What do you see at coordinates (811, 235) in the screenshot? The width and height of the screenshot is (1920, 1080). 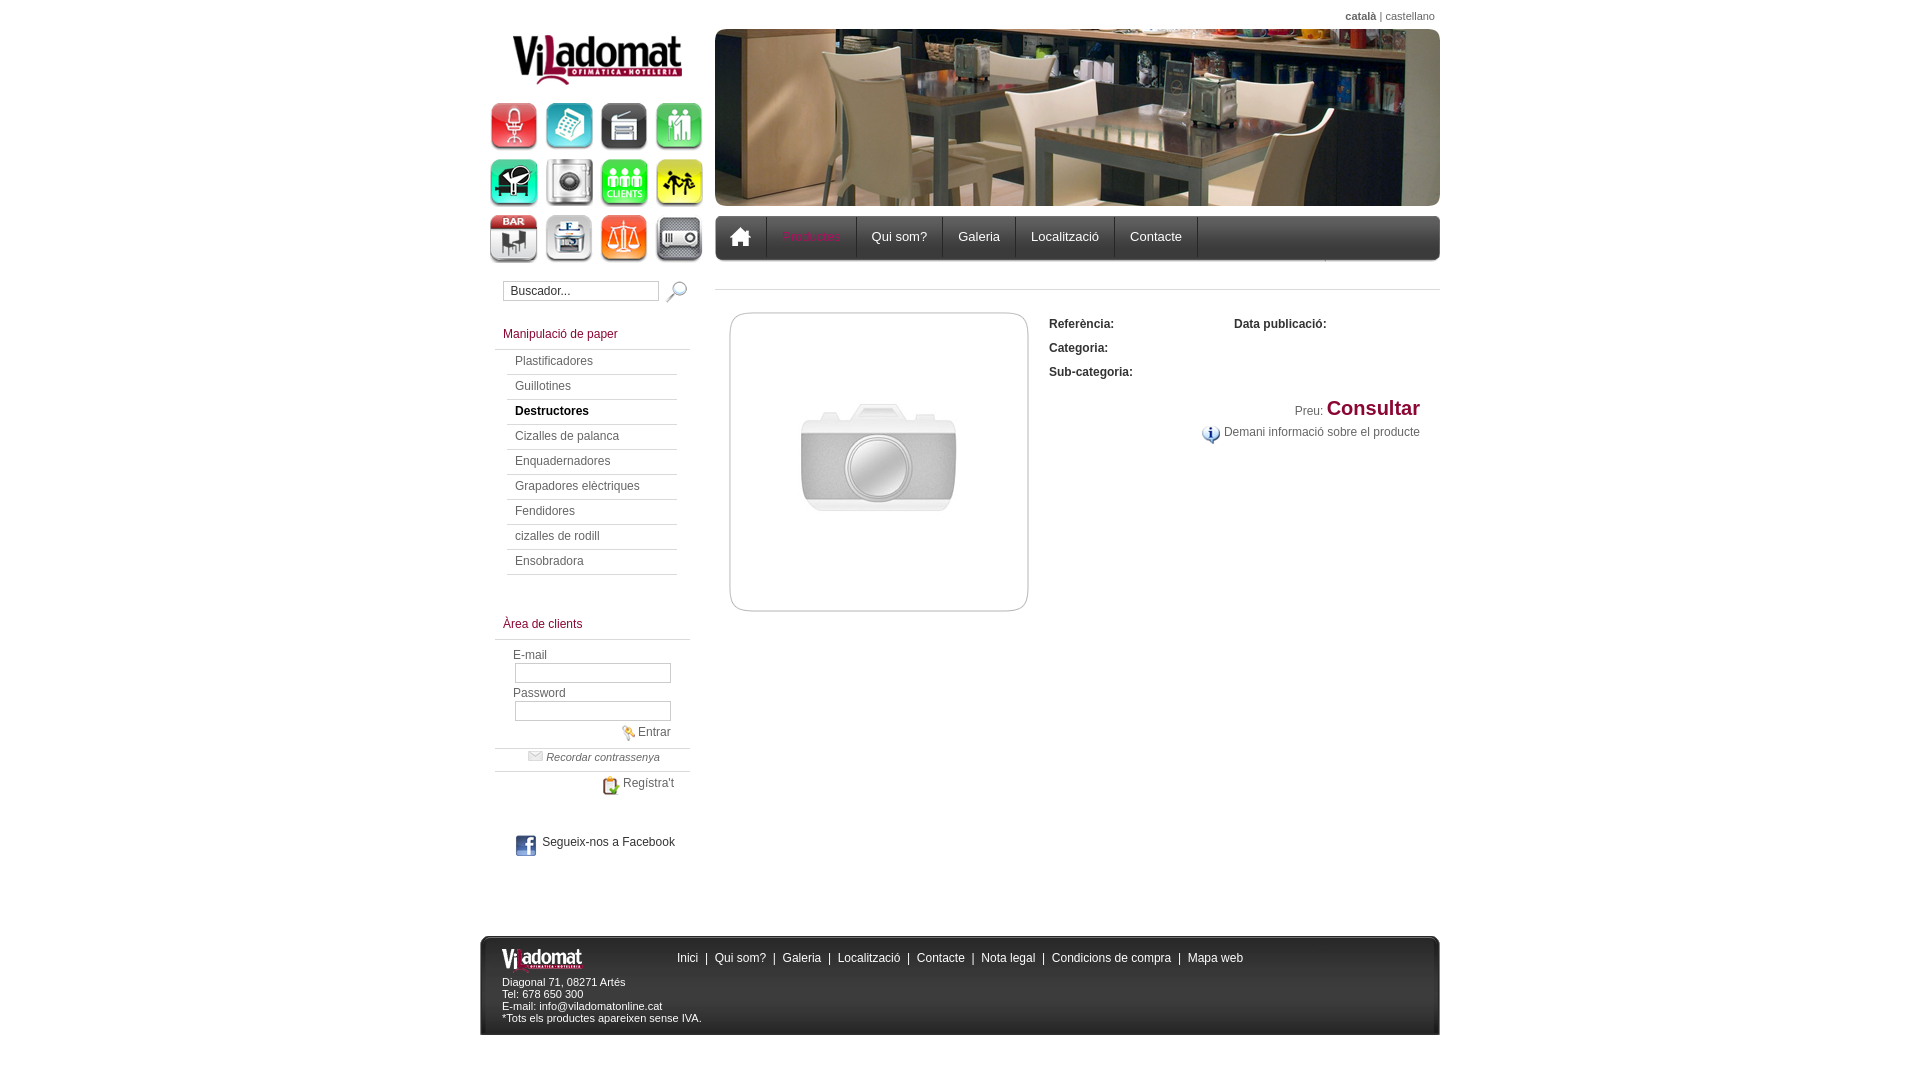 I see `'Productes'` at bounding box center [811, 235].